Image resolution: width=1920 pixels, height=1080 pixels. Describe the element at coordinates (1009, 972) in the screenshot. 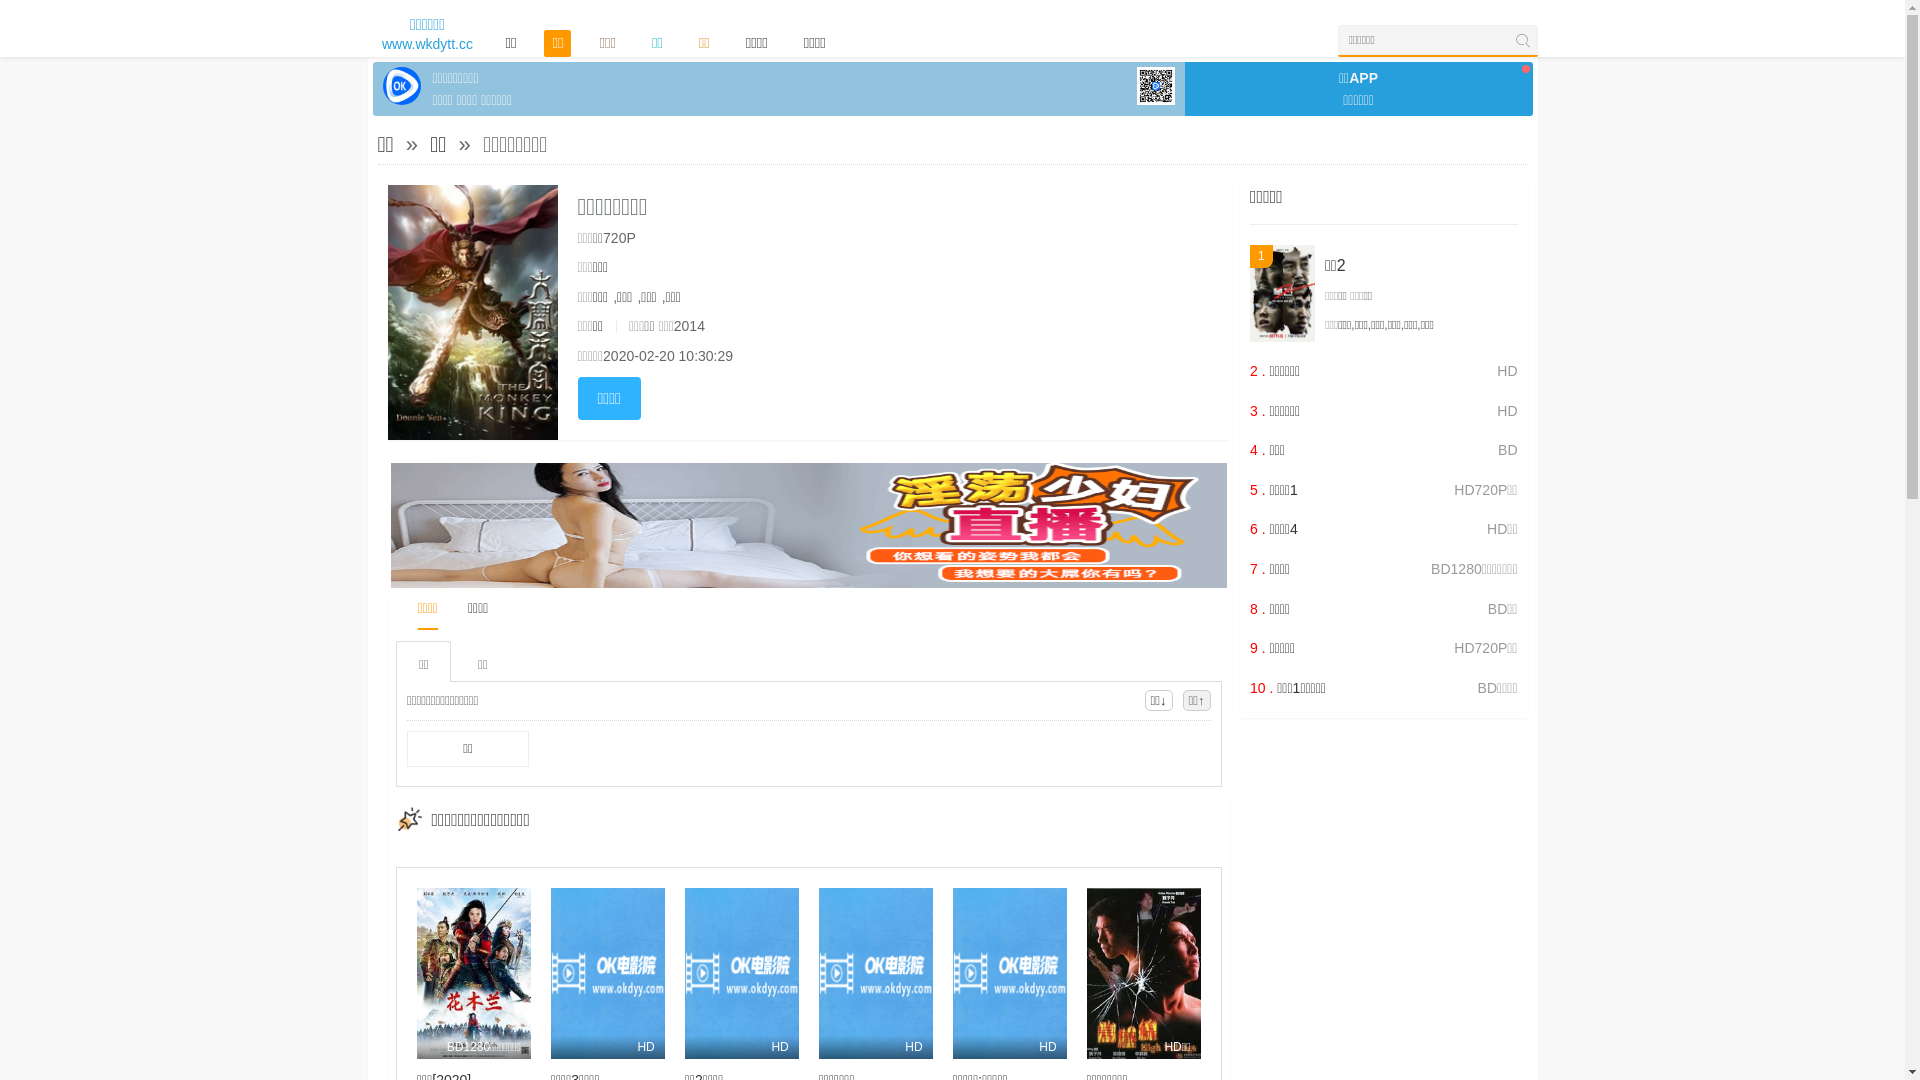

I see `'HD'` at that location.